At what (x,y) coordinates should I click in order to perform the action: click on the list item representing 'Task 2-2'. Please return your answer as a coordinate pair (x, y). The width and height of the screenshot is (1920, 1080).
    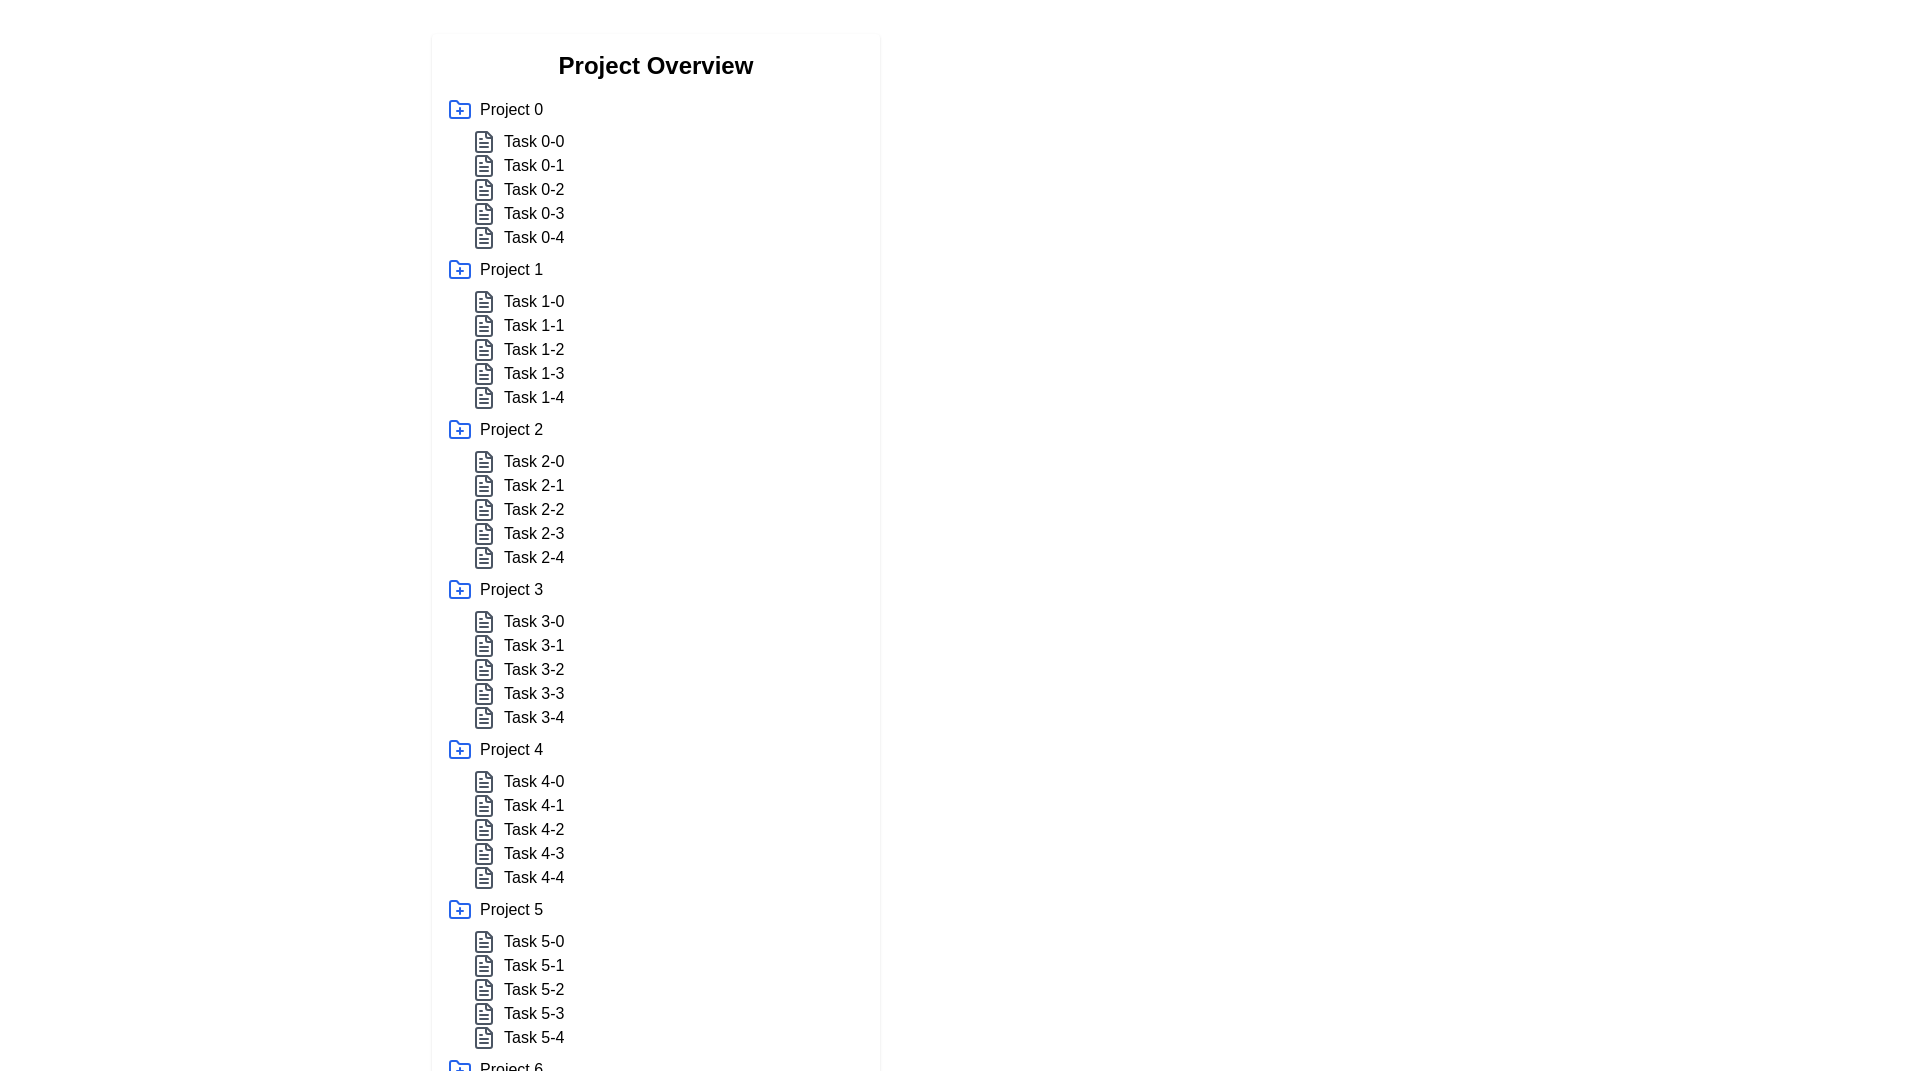
    Looking at the image, I should click on (667, 508).